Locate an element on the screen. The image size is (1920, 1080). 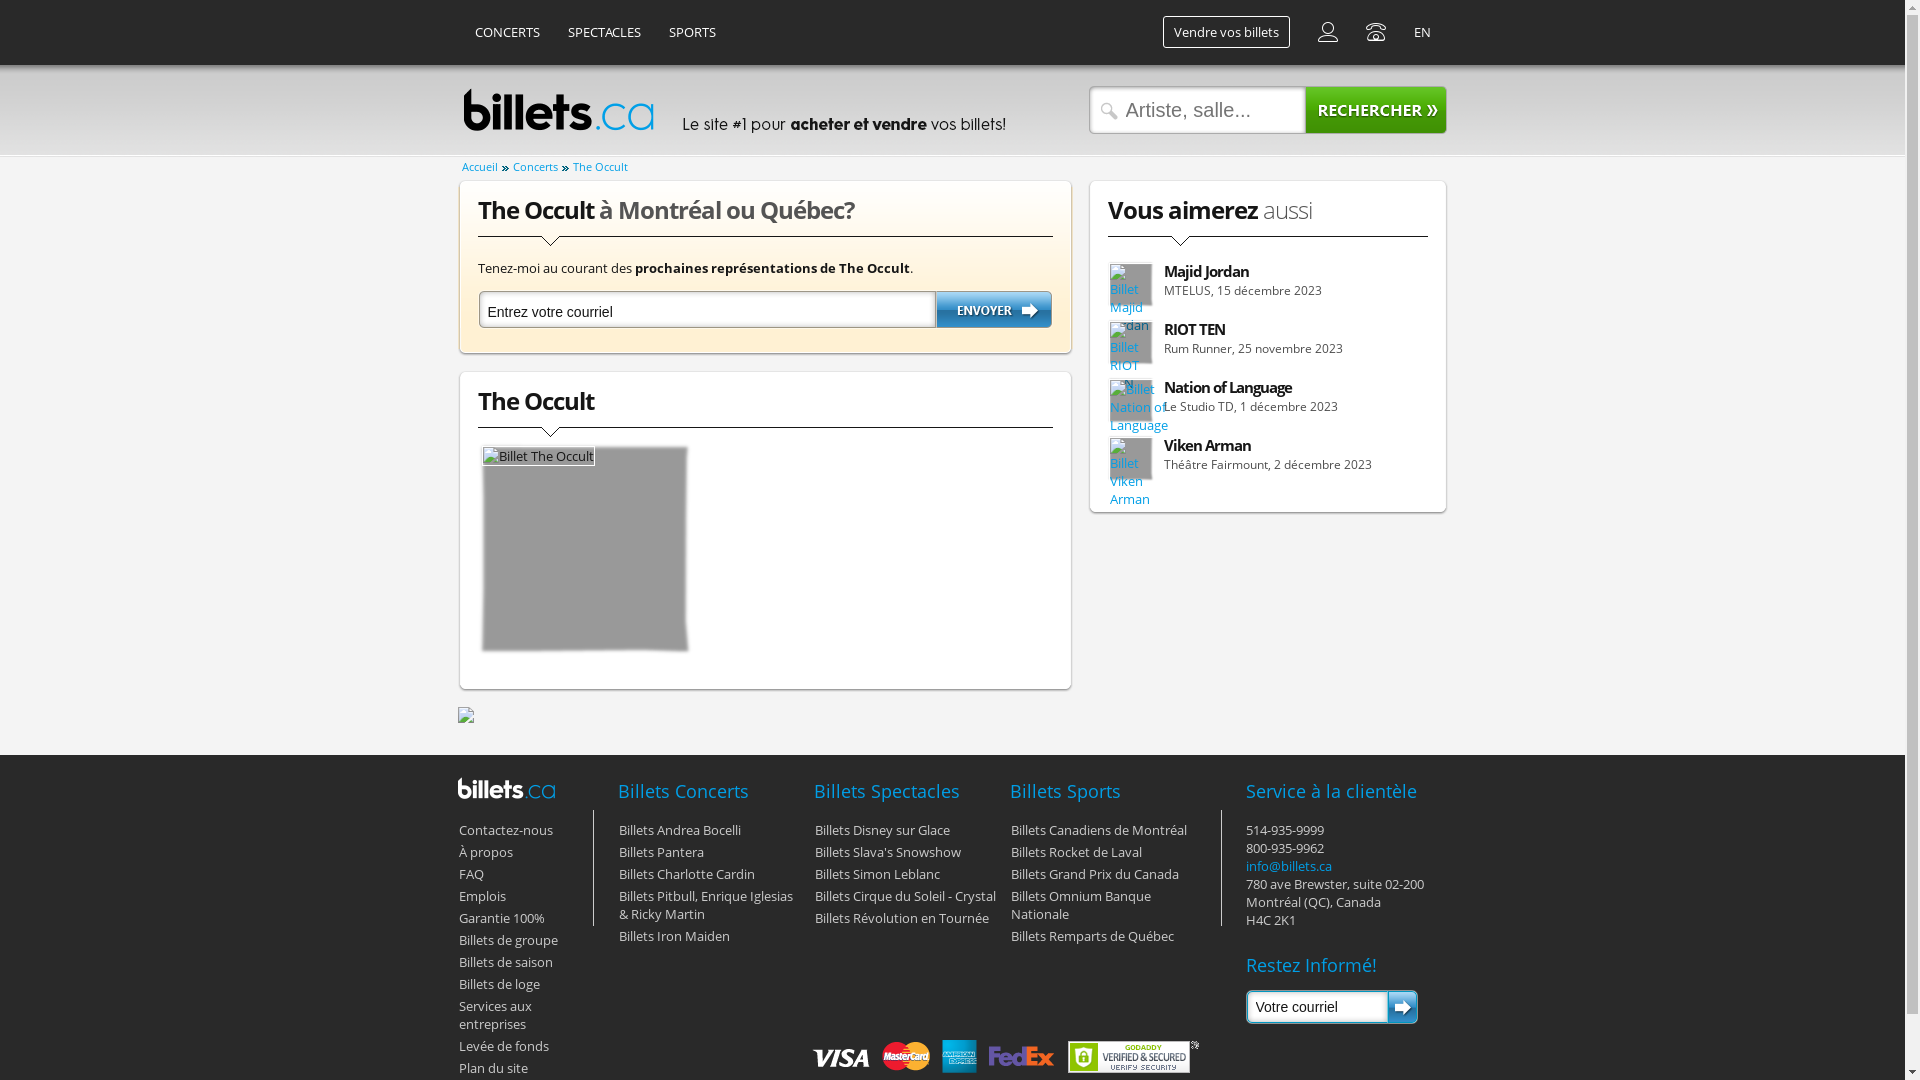
'Billet RIOT TEN' is located at coordinates (1131, 356).